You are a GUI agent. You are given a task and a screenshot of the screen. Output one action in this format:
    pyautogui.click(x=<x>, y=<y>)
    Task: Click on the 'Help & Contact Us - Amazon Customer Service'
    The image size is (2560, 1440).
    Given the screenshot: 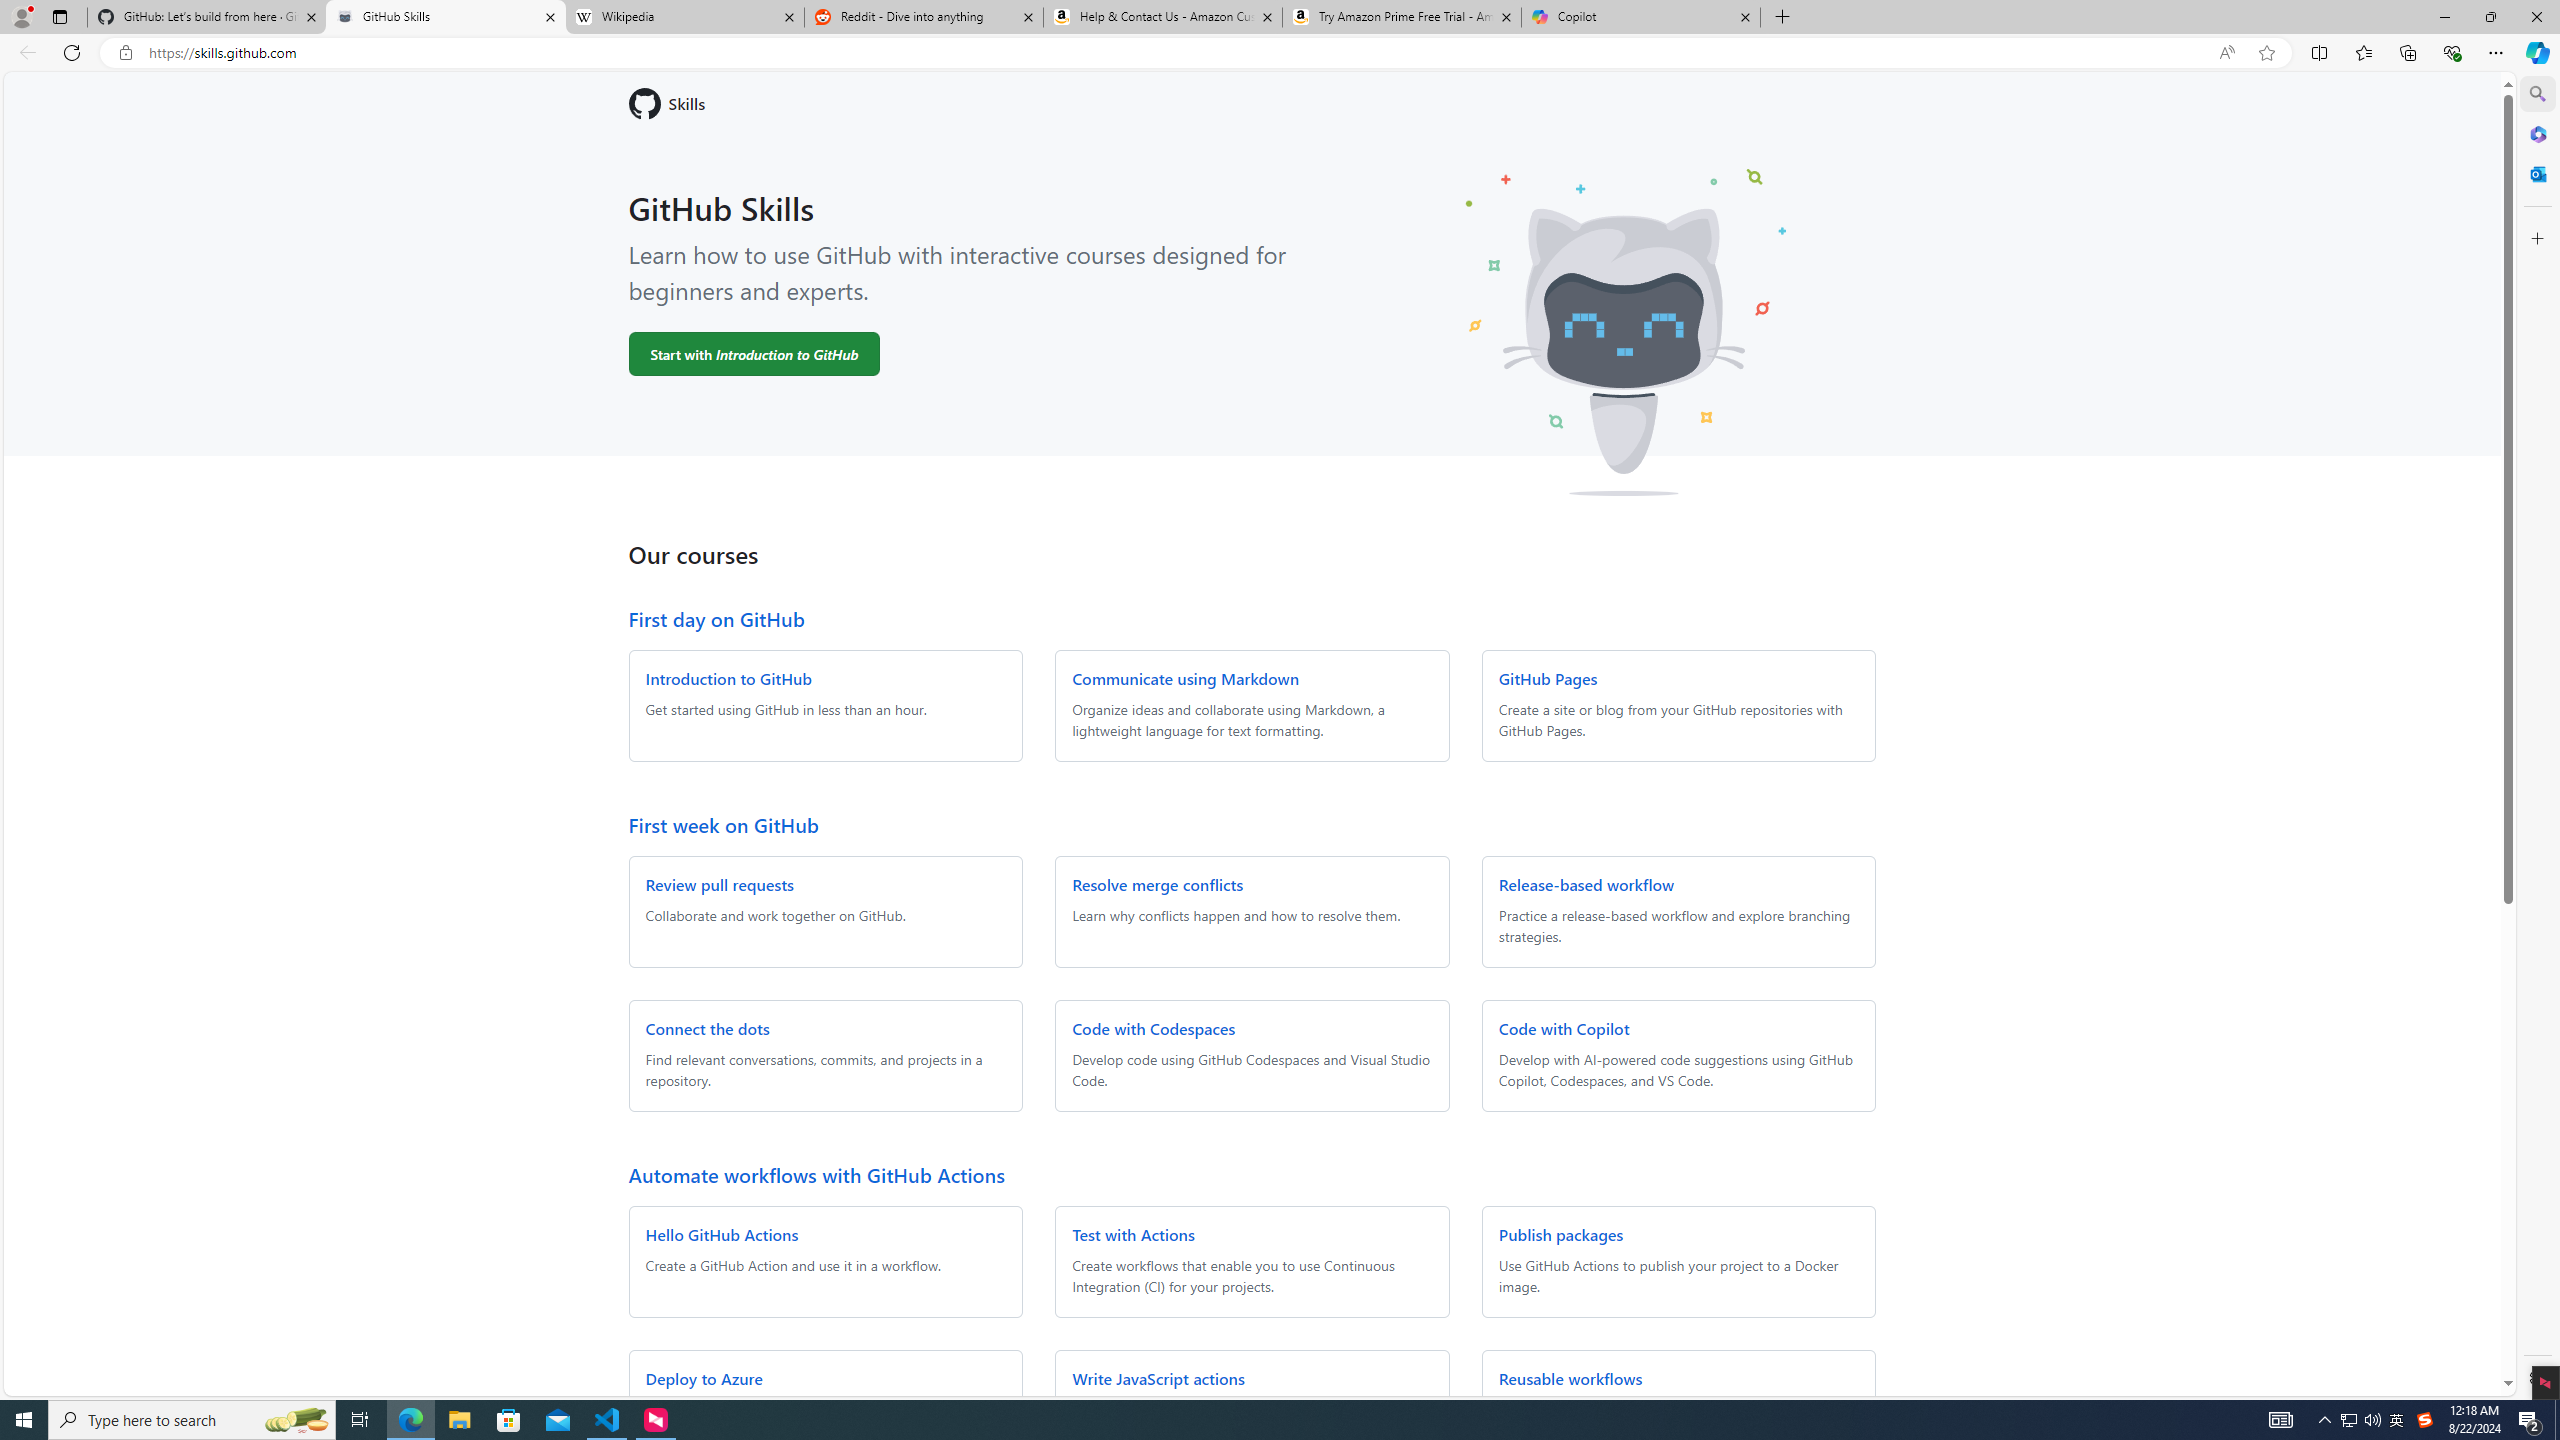 What is the action you would take?
    pyautogui.click(x=1161, y=16)
    